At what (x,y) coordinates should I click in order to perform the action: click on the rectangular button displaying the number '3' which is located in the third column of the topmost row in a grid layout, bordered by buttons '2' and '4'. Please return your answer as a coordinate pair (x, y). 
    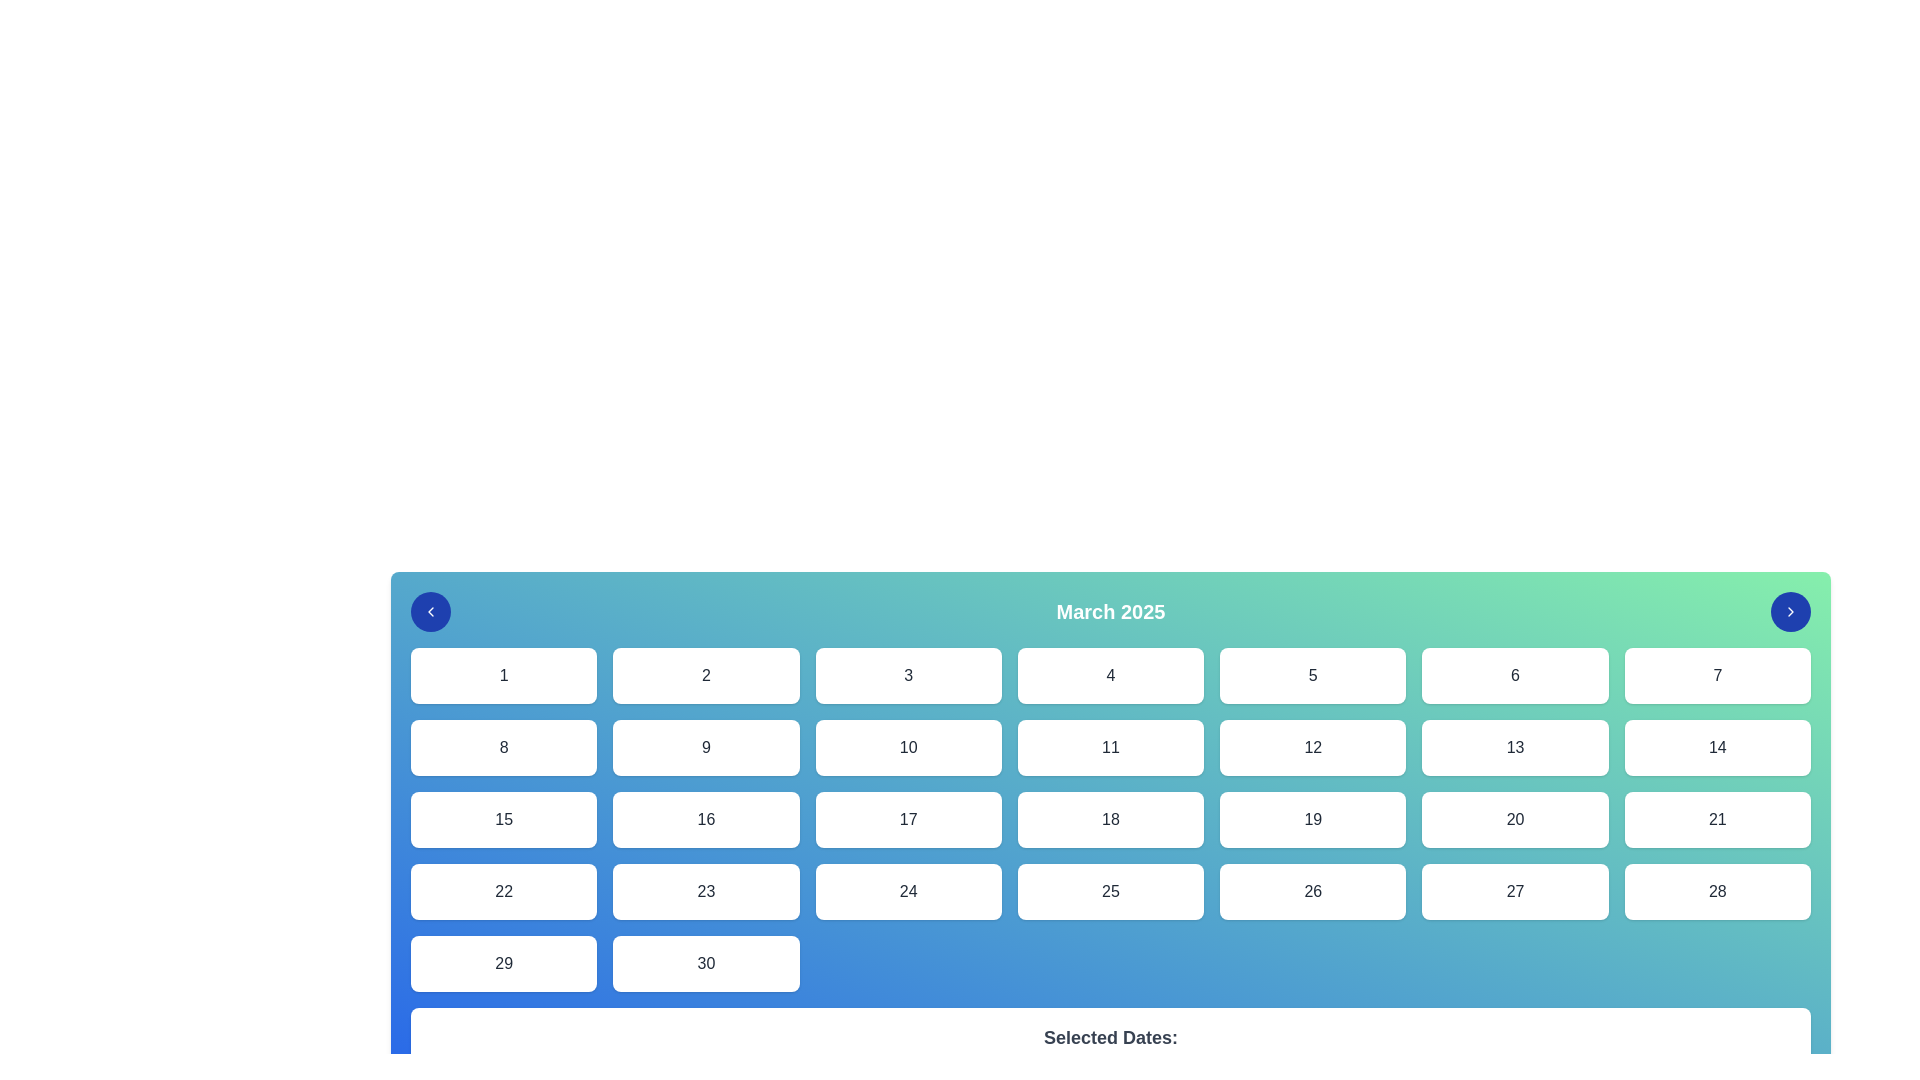
    Looking at the image, I should click on (907, 675).